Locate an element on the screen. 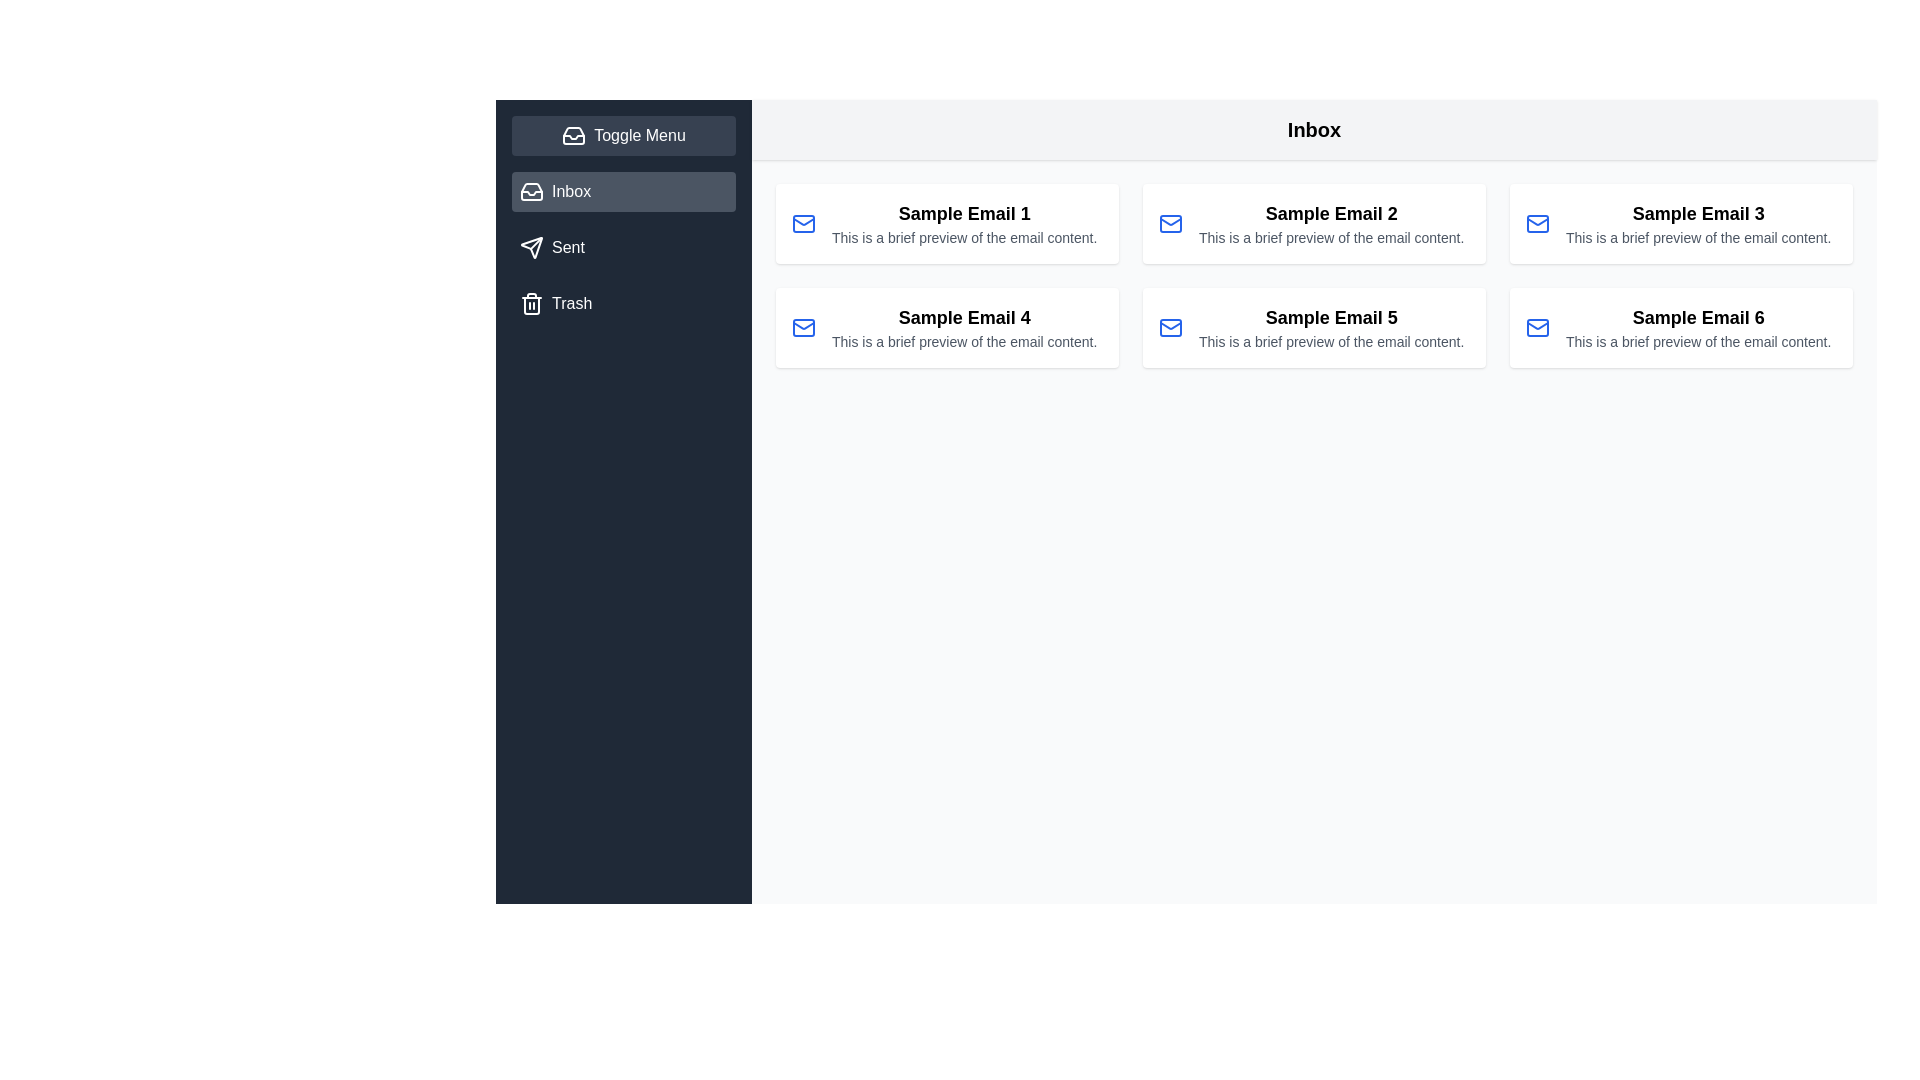 The image size is (1920, 1080). text displayed in the header indicating the current section of the 'Inbox' is located at coordinates (1314, 130).